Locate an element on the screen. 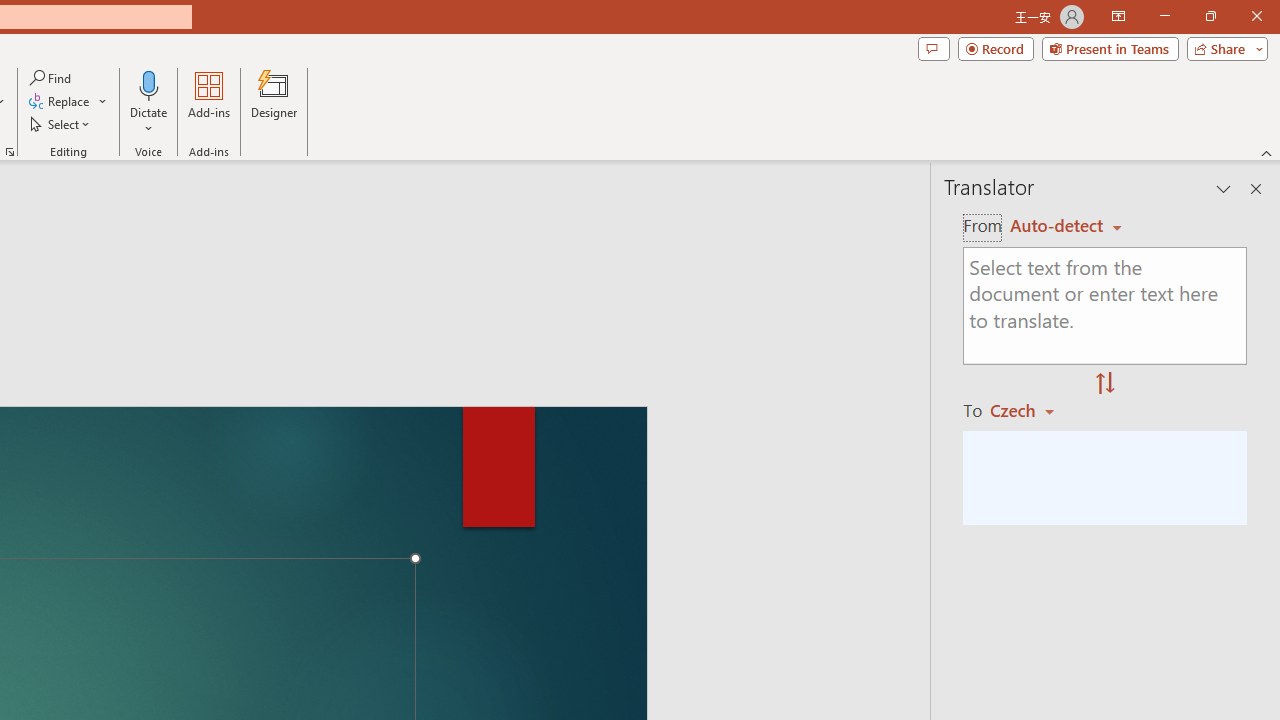 The image size is (1280, 720). 'Swap "from" and "to" languages.' is located at coordinates (1104, 384).